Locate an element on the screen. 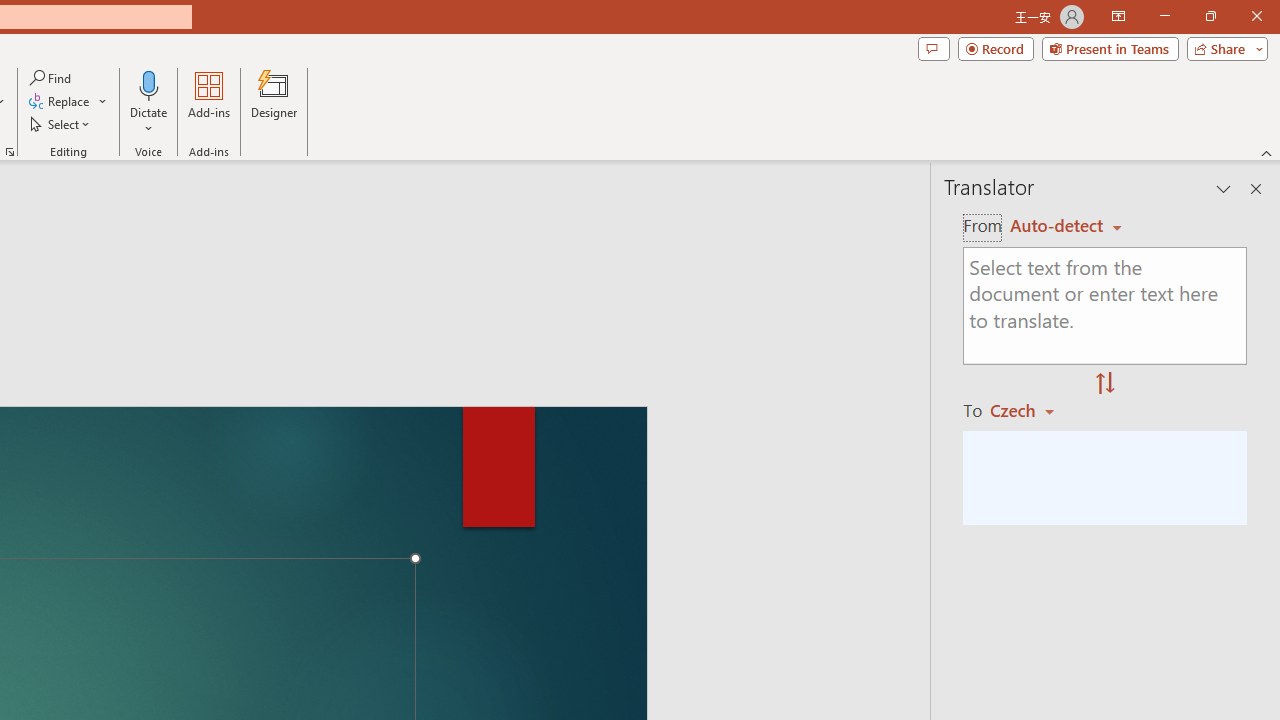 The image size is (1280, 720). 'Swap "from" and "to" languages.' is located at coordinates (1104, 384).